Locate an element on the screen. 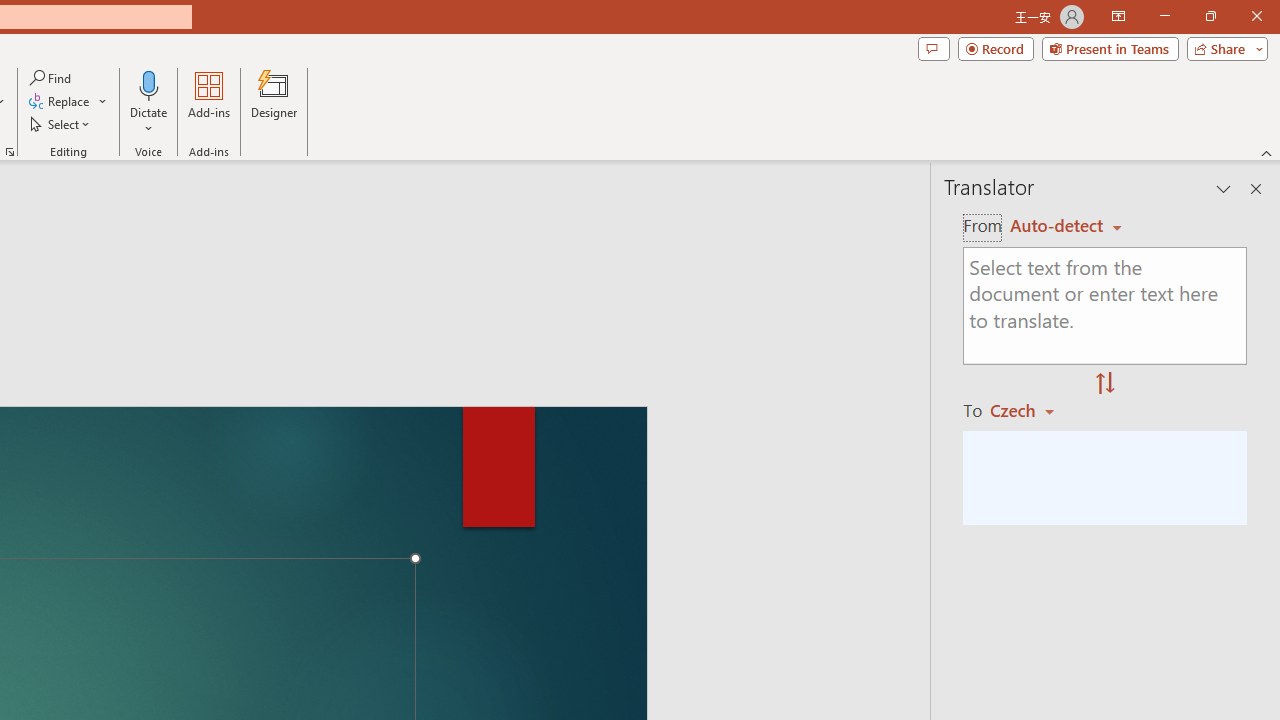 The image size is (1280, 720). 'Swap "from" and "to" languages.' is located at coordinates (1104, 384).